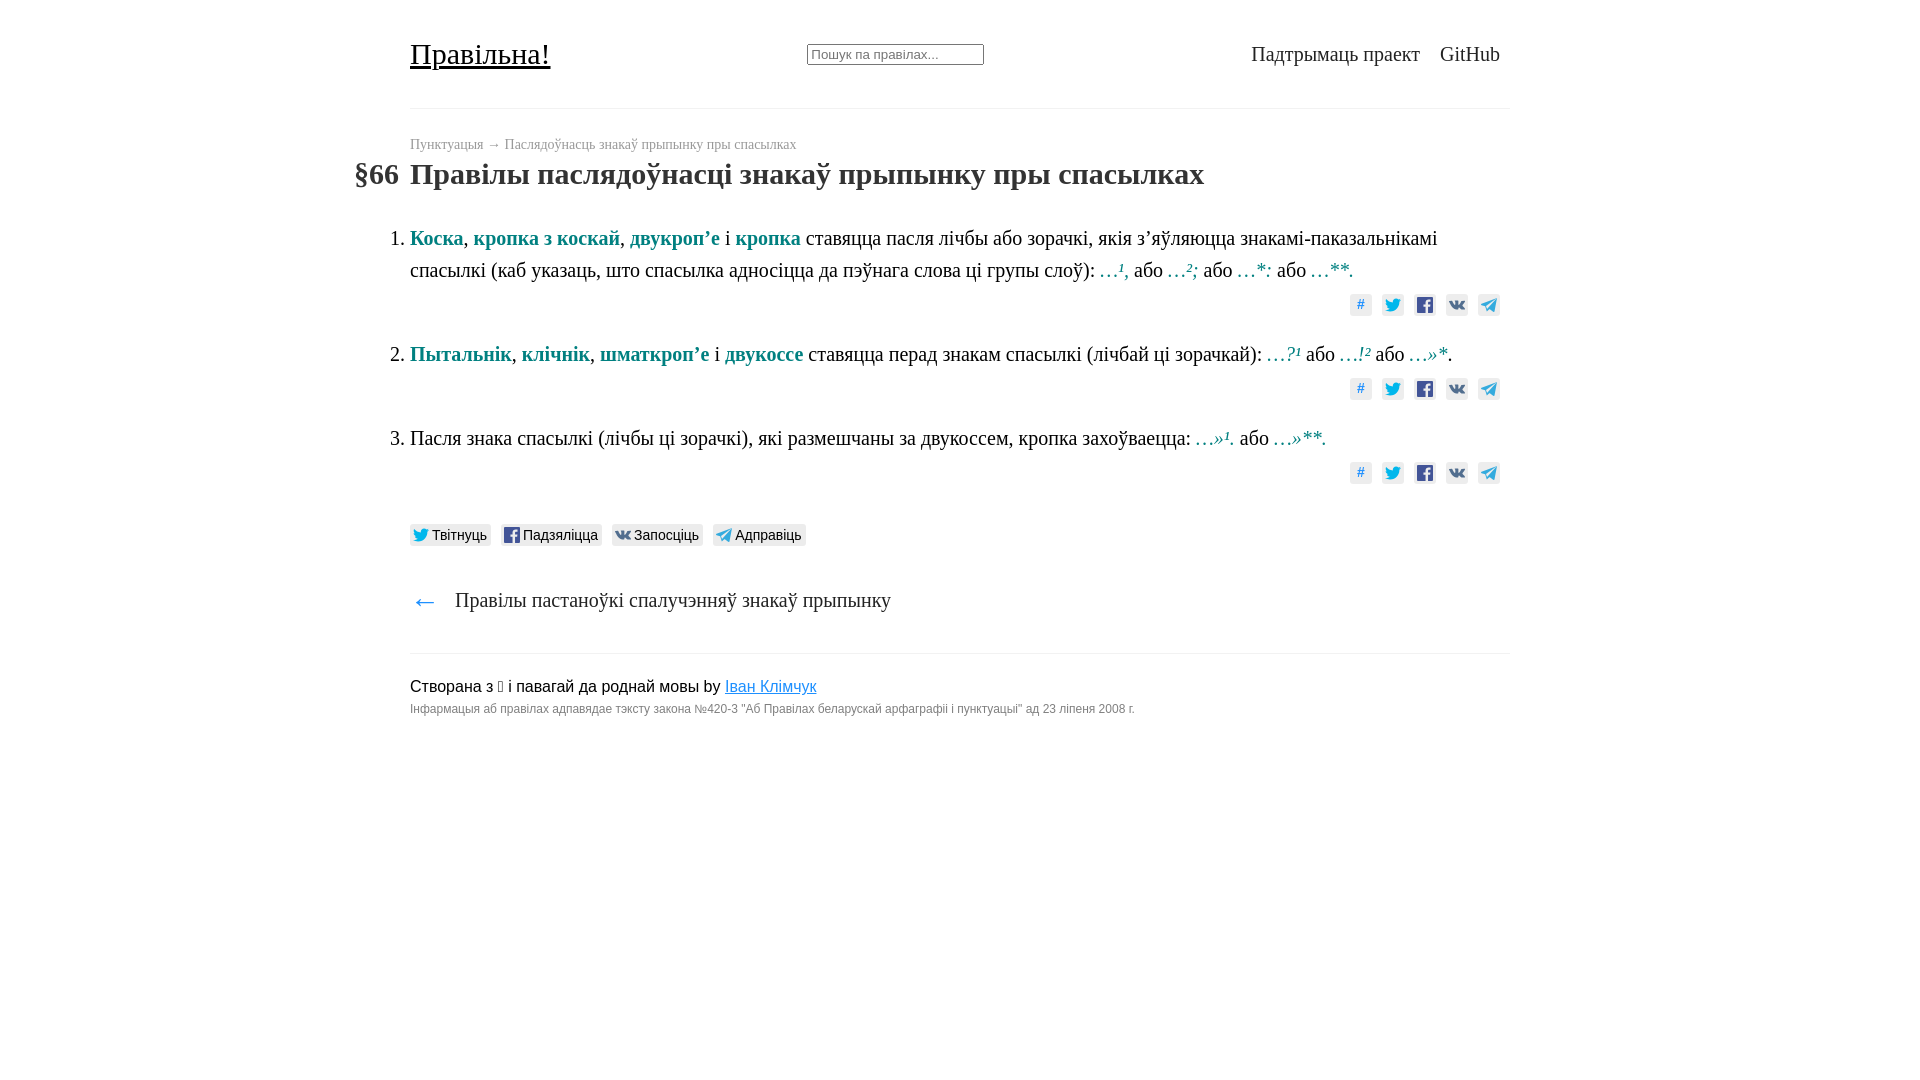 Image resolution: width=1920 pixels, height=1080 pixels. What do you see at coordinates (1360, 473) in the screenshot?
I see `'#'` at bounding box center [1360, 473].